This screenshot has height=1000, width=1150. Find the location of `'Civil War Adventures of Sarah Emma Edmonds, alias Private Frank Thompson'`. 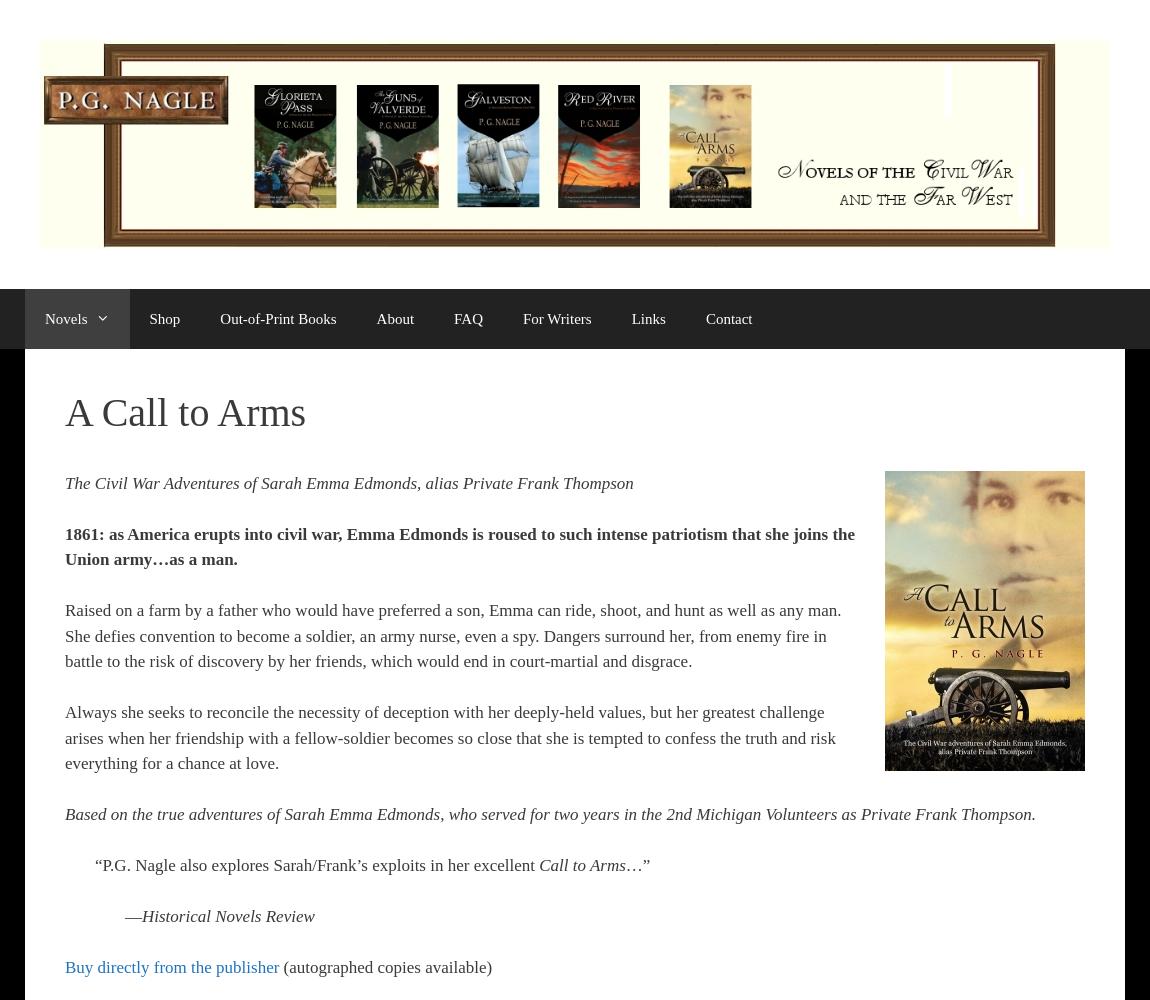

'Civil War Adventures of Sarah Emma Edmonds, alias Private Frank Thompson' is located at coordinates (363, 481).